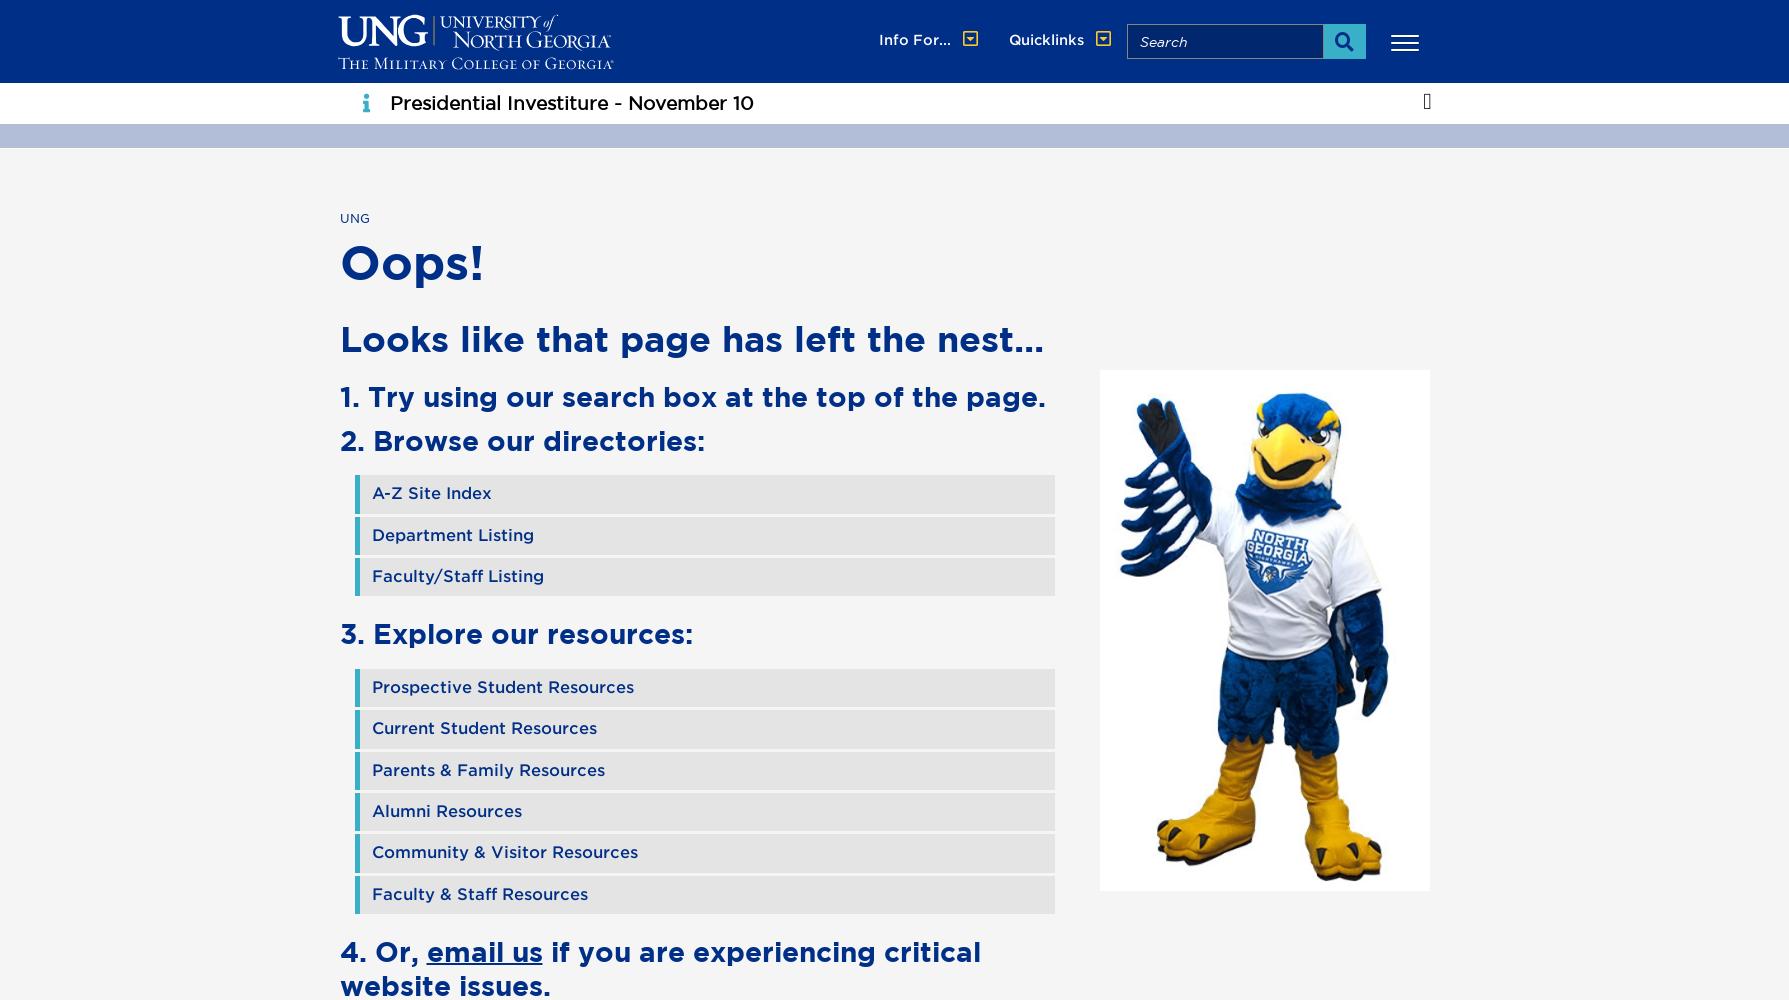  Describe the element at coordinates (370, 574) in the screenshot. I see `'Faculty/Staff Listing'` at that location.